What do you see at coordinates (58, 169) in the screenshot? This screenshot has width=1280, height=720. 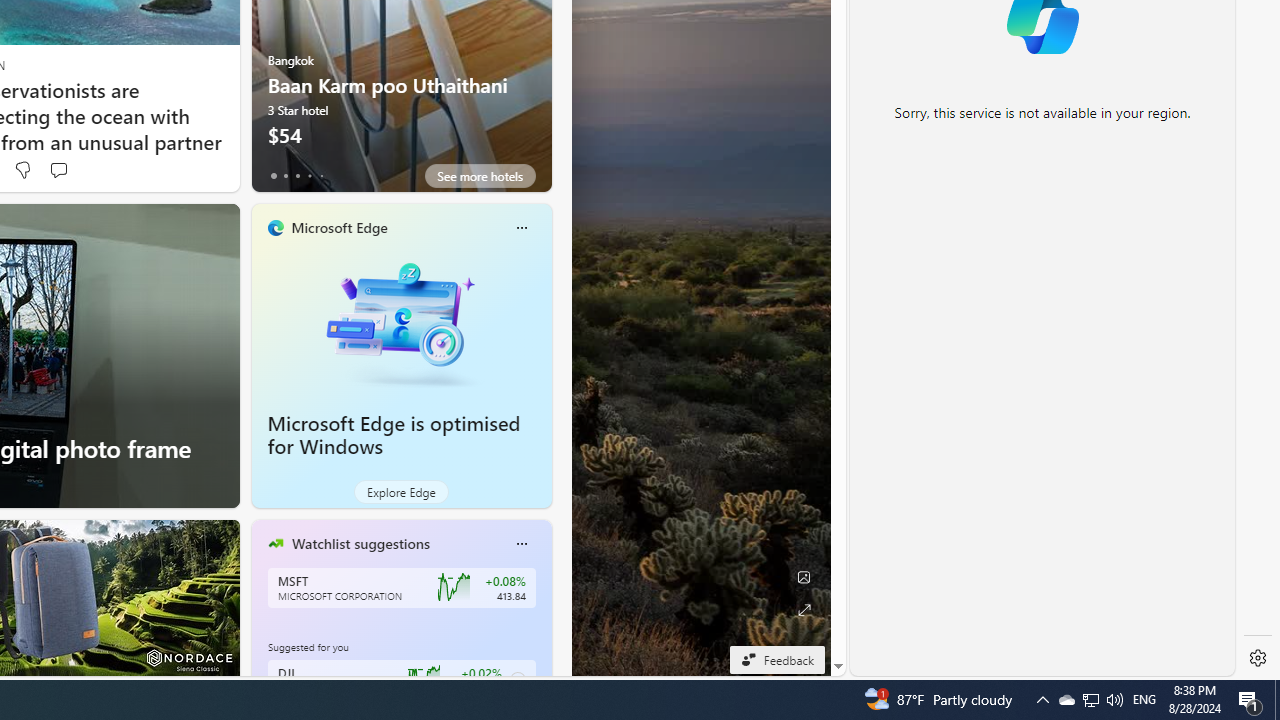 I see `'Start the conversation'` at bounding box center [58, 169].